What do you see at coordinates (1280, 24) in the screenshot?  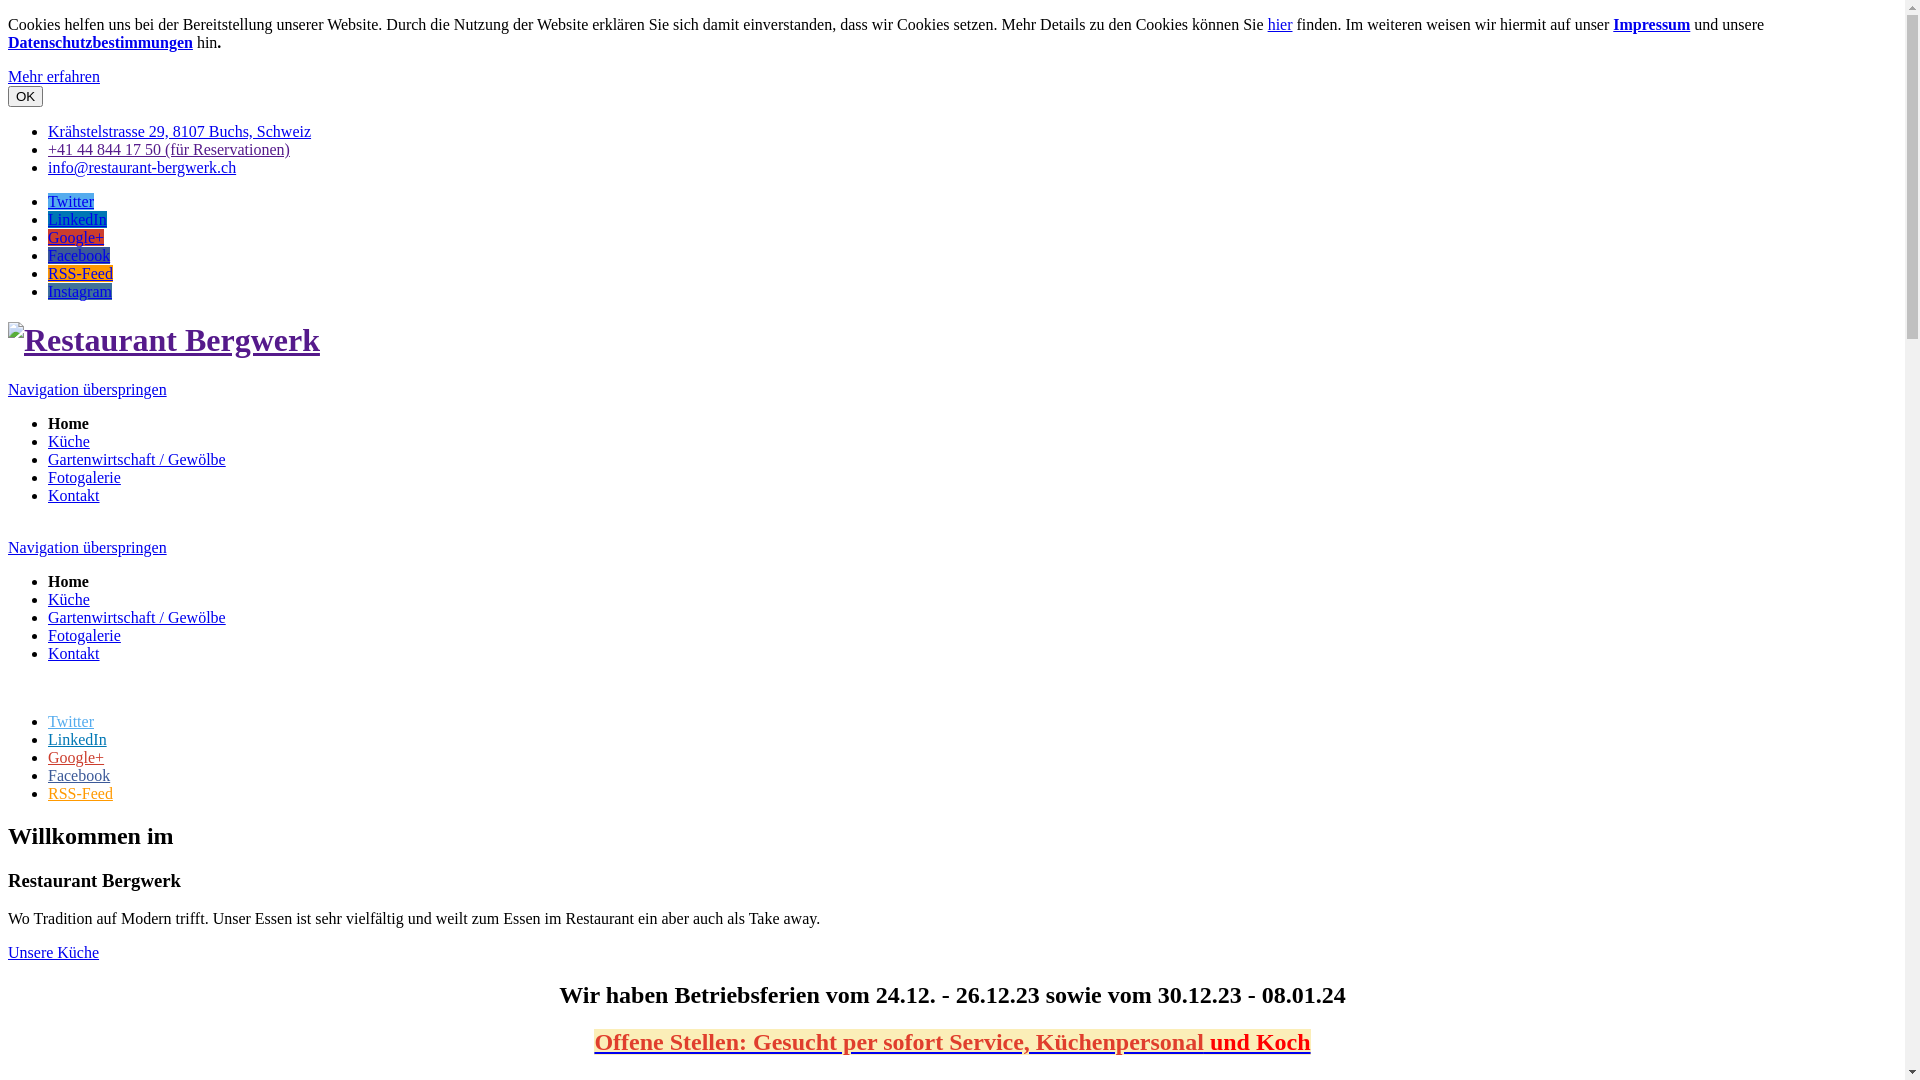 I see `'hier'` at bounding box center [1280, 24].